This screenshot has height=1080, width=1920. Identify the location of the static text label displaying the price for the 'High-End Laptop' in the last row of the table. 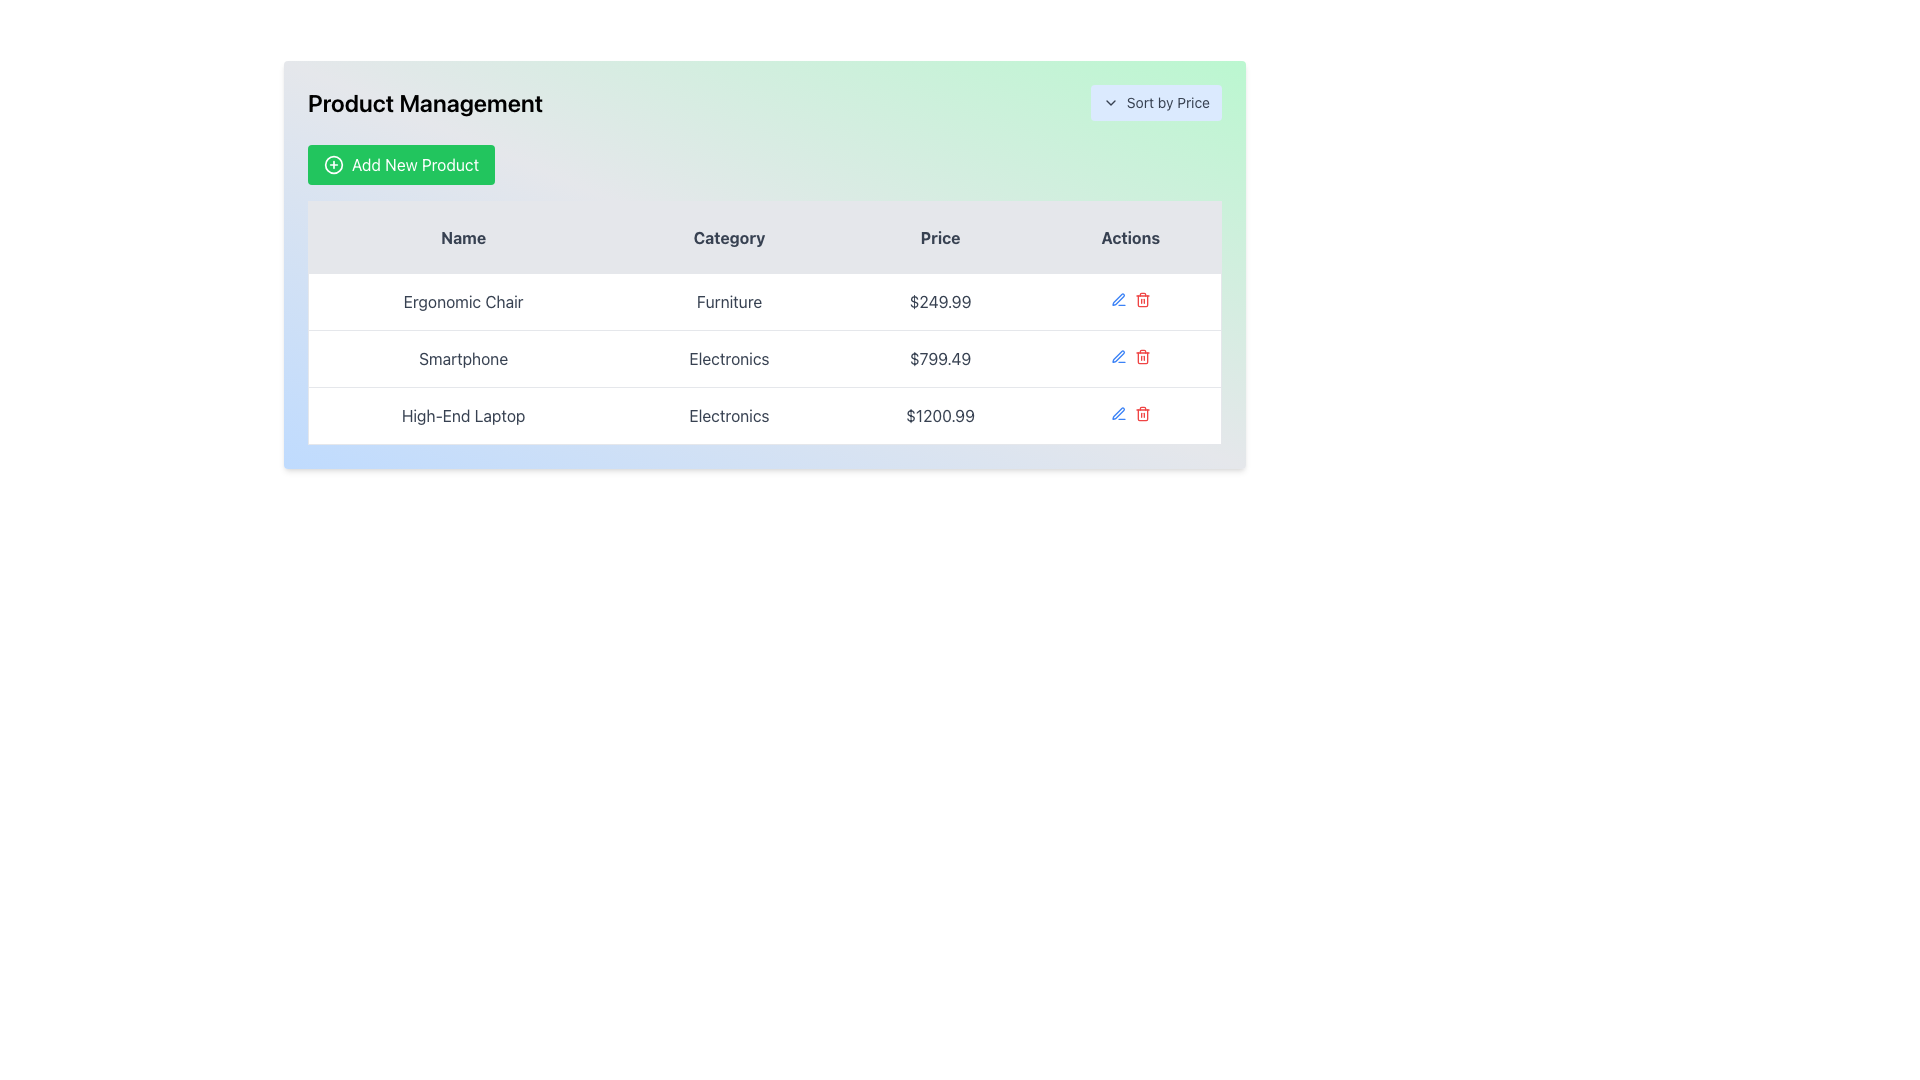
(939, 415).